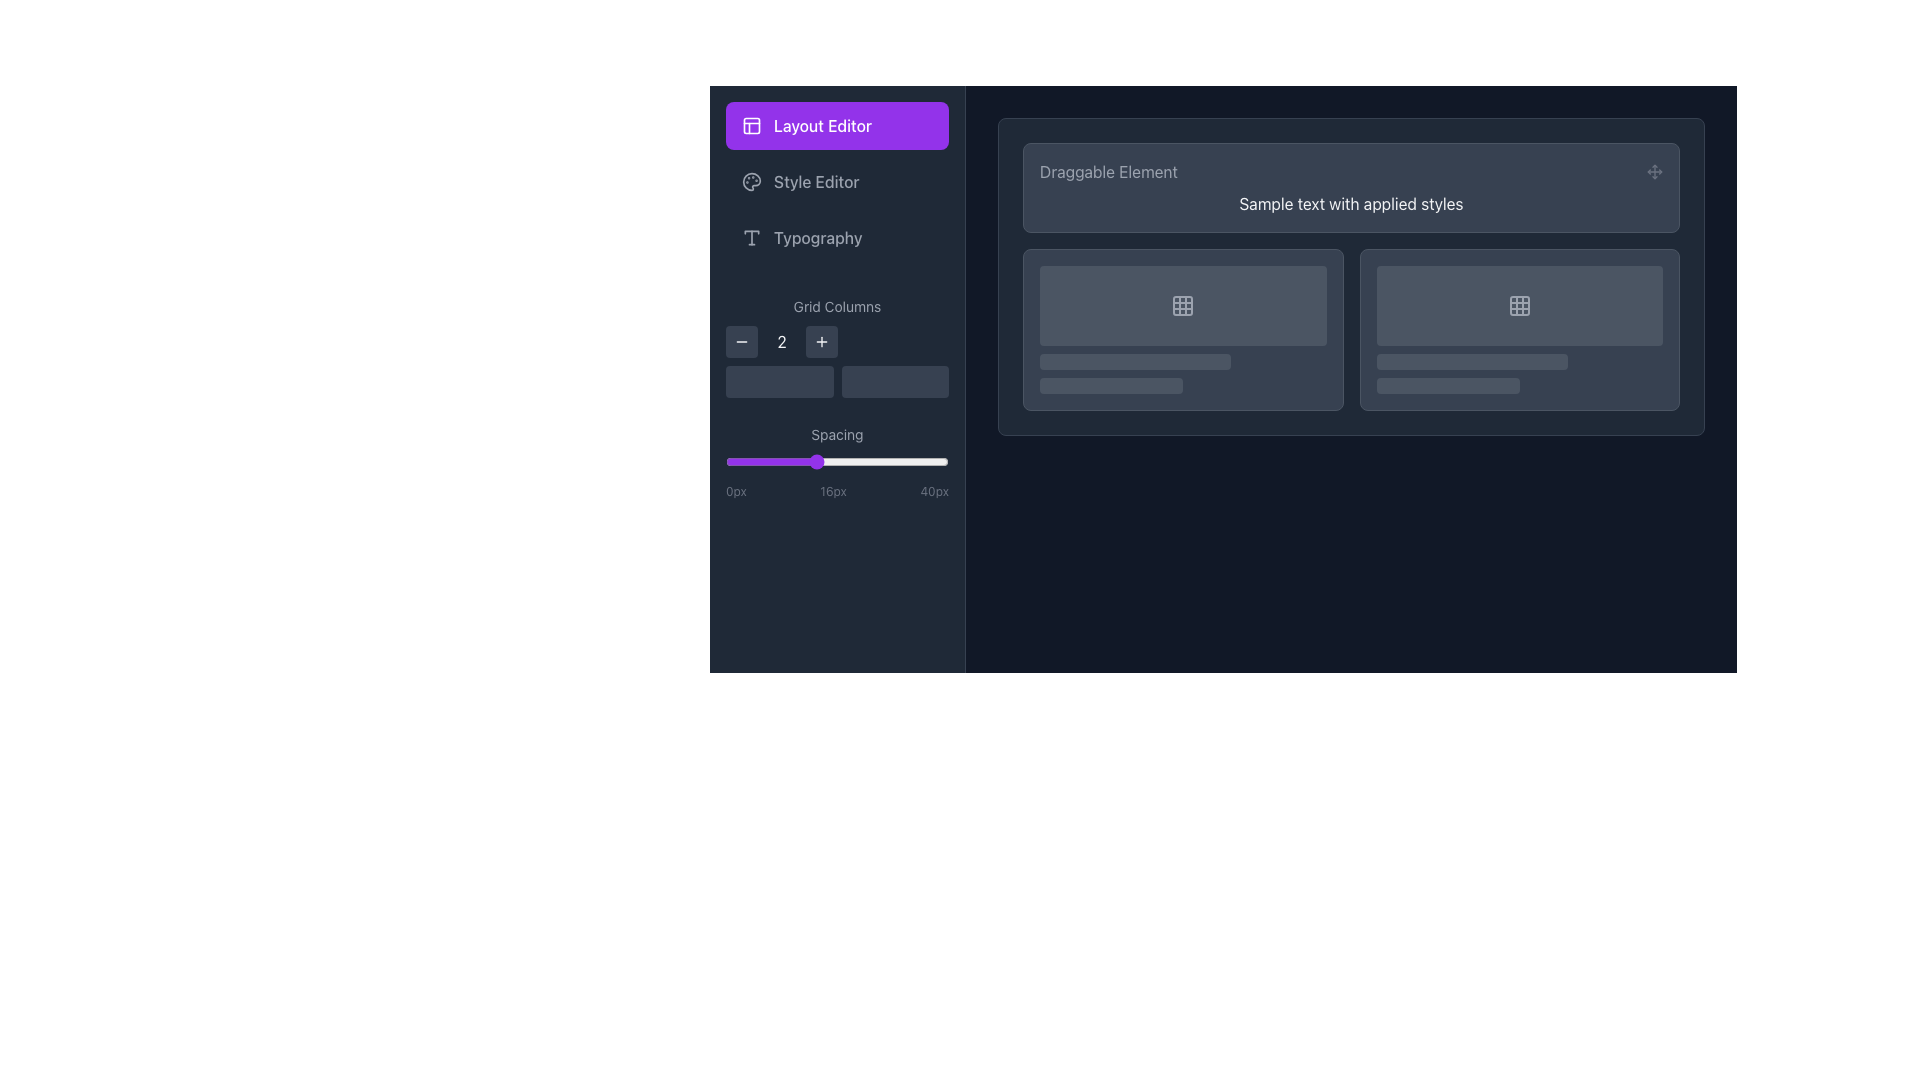 This screenshot has height=1080, width=1920. Describe the element at coordinates (897, 462) in the screenshot. I see `the spacing value` at that location.